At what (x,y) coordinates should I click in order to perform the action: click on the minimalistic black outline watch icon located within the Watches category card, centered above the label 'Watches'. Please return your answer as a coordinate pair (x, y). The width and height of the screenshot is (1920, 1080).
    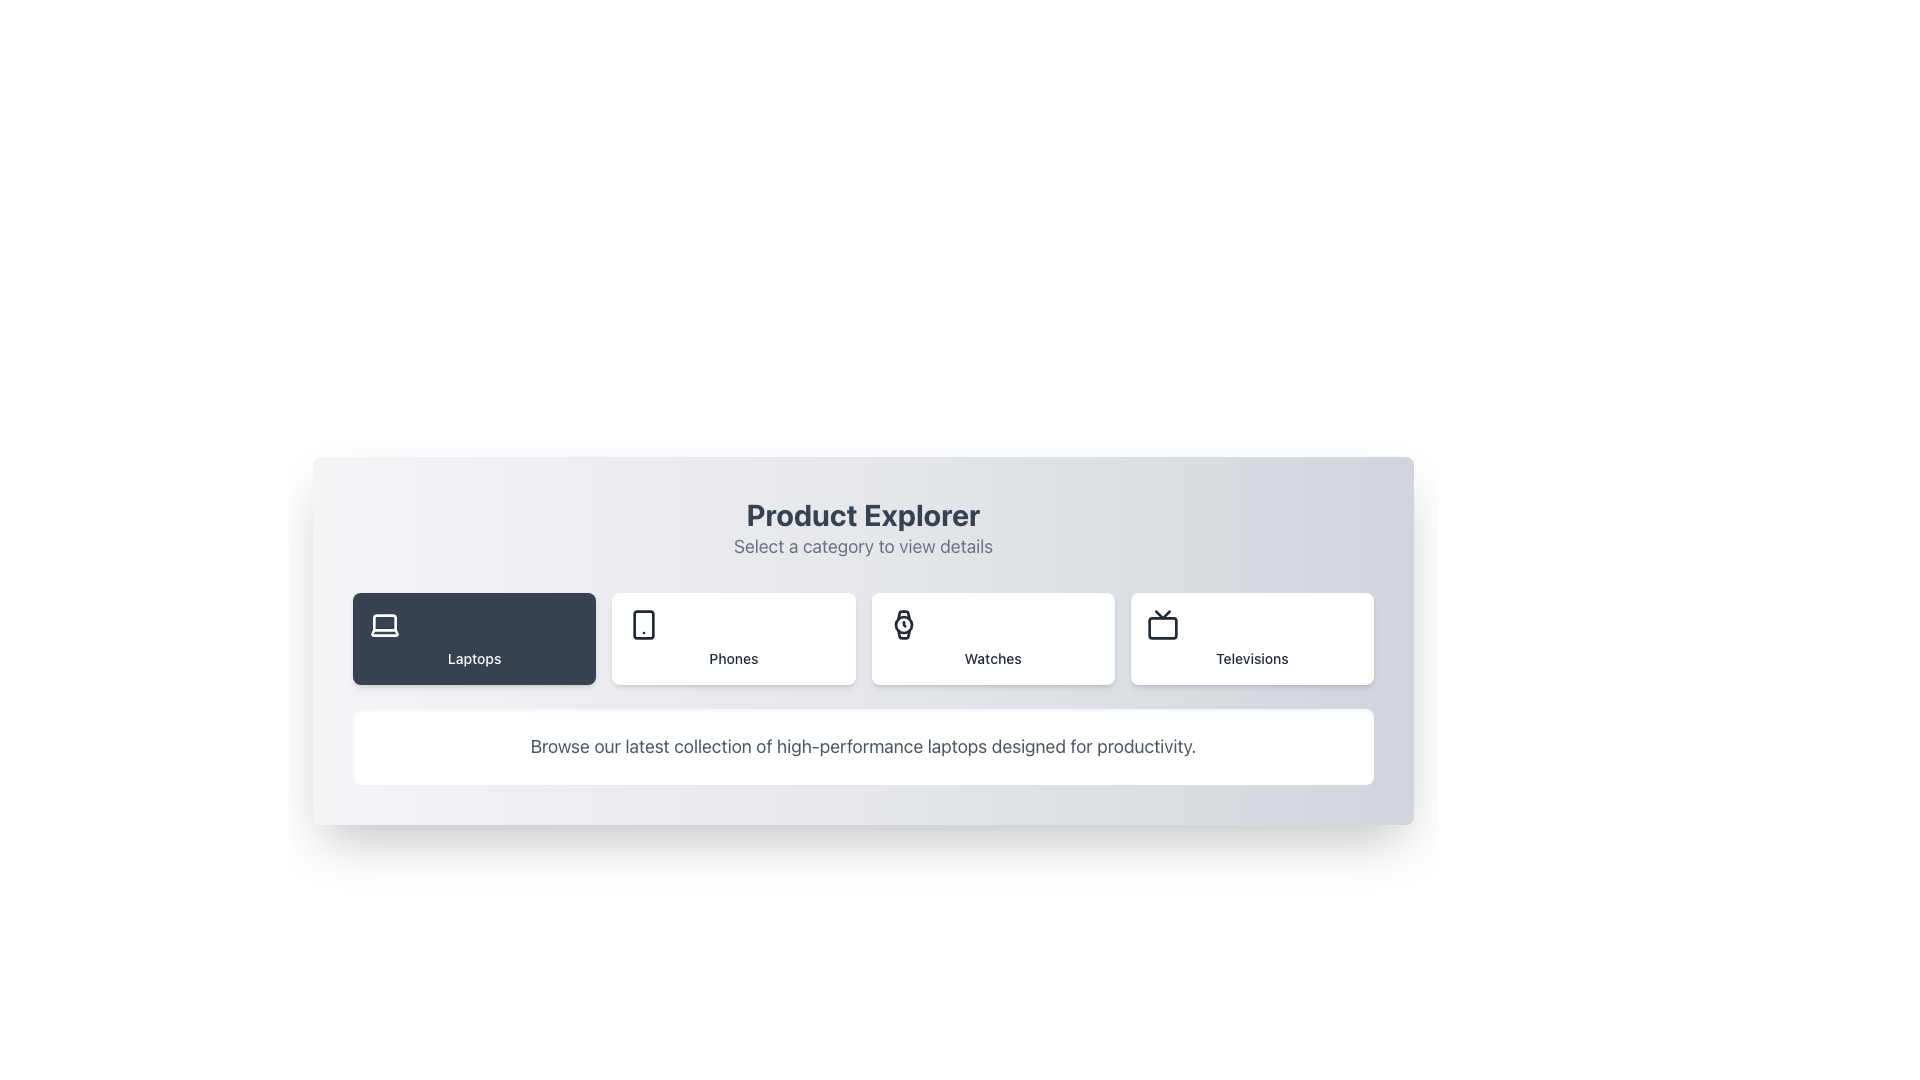
    Looking at the image, I should click on (902, 623).